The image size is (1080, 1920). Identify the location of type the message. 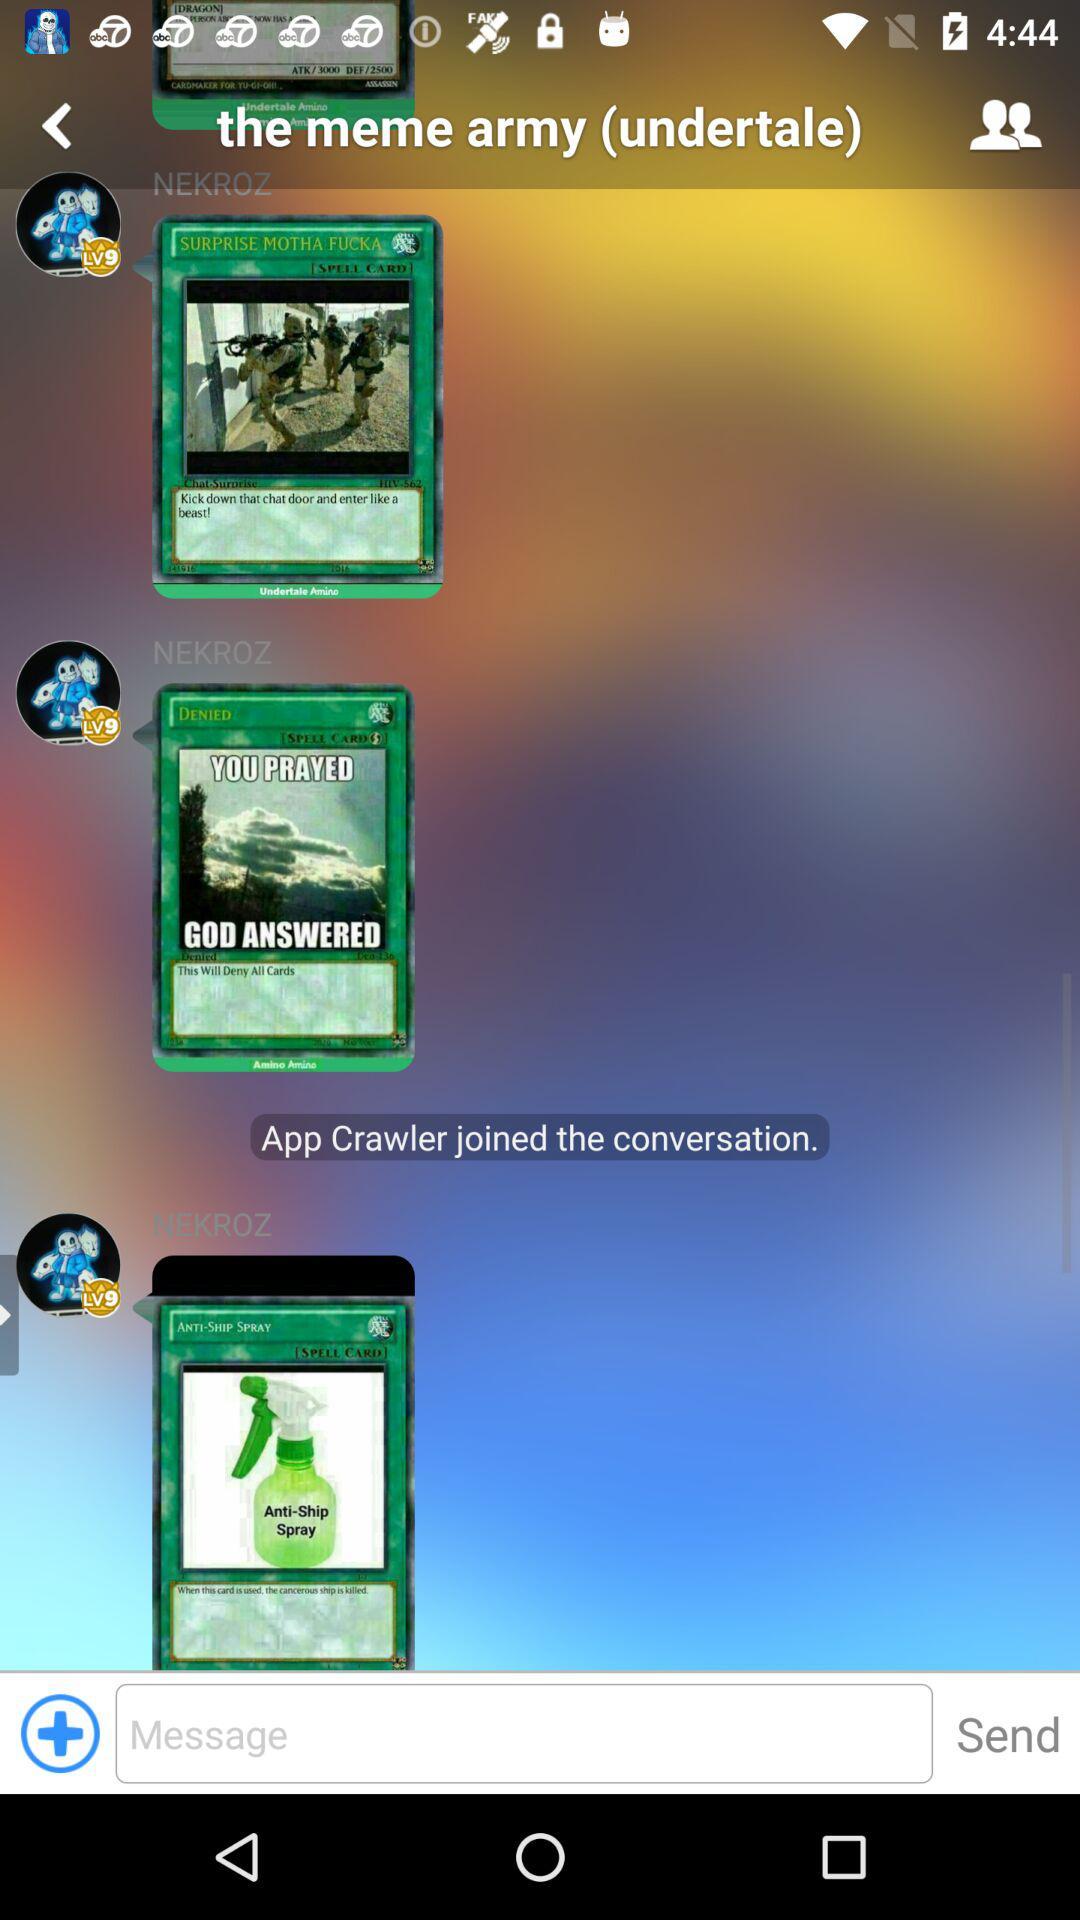
(523, 1732).